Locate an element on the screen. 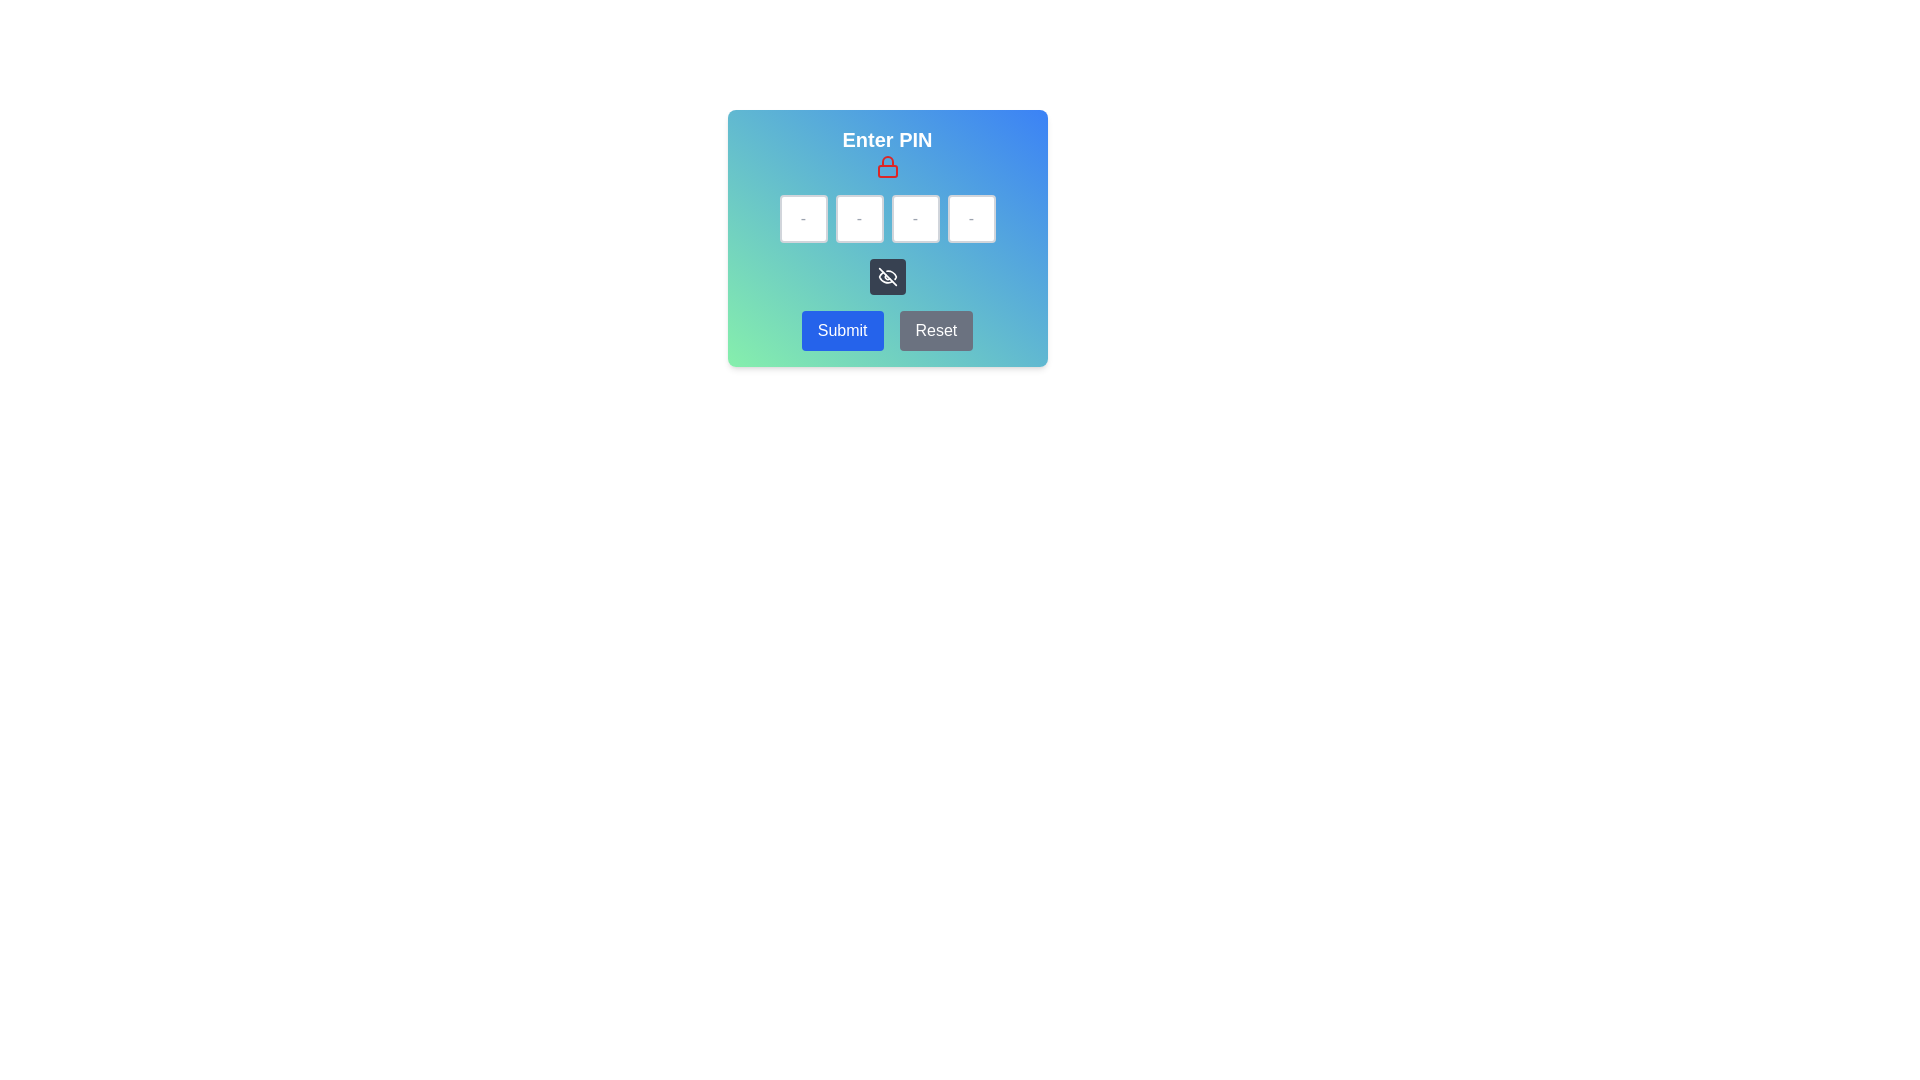 Image resolution: width=1920 pixels, height=1080 pixels. the 'Submit' button, which is the left button in a group of two buttons below the PIN entry fields is located at coordinates (842, 329).